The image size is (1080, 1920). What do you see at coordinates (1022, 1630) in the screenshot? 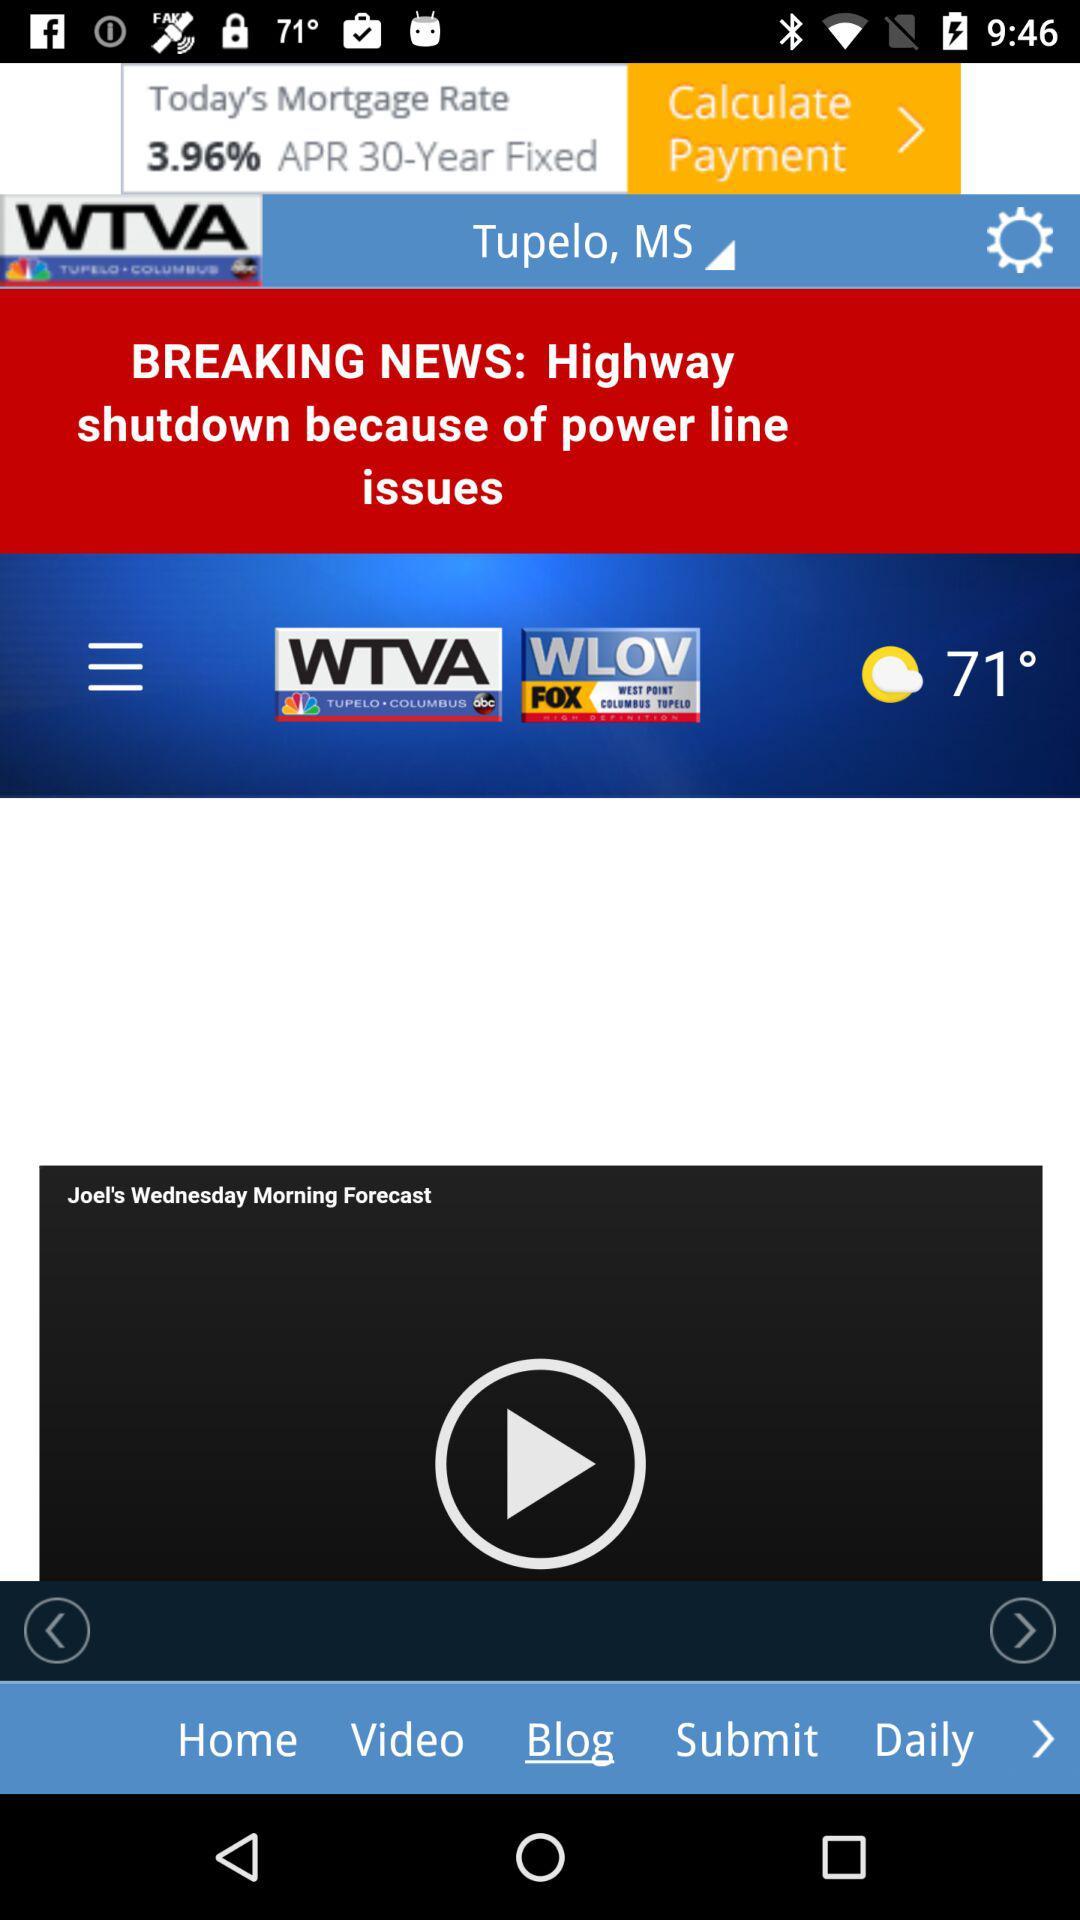
I see `next` at bounding box center [1022, 1630].